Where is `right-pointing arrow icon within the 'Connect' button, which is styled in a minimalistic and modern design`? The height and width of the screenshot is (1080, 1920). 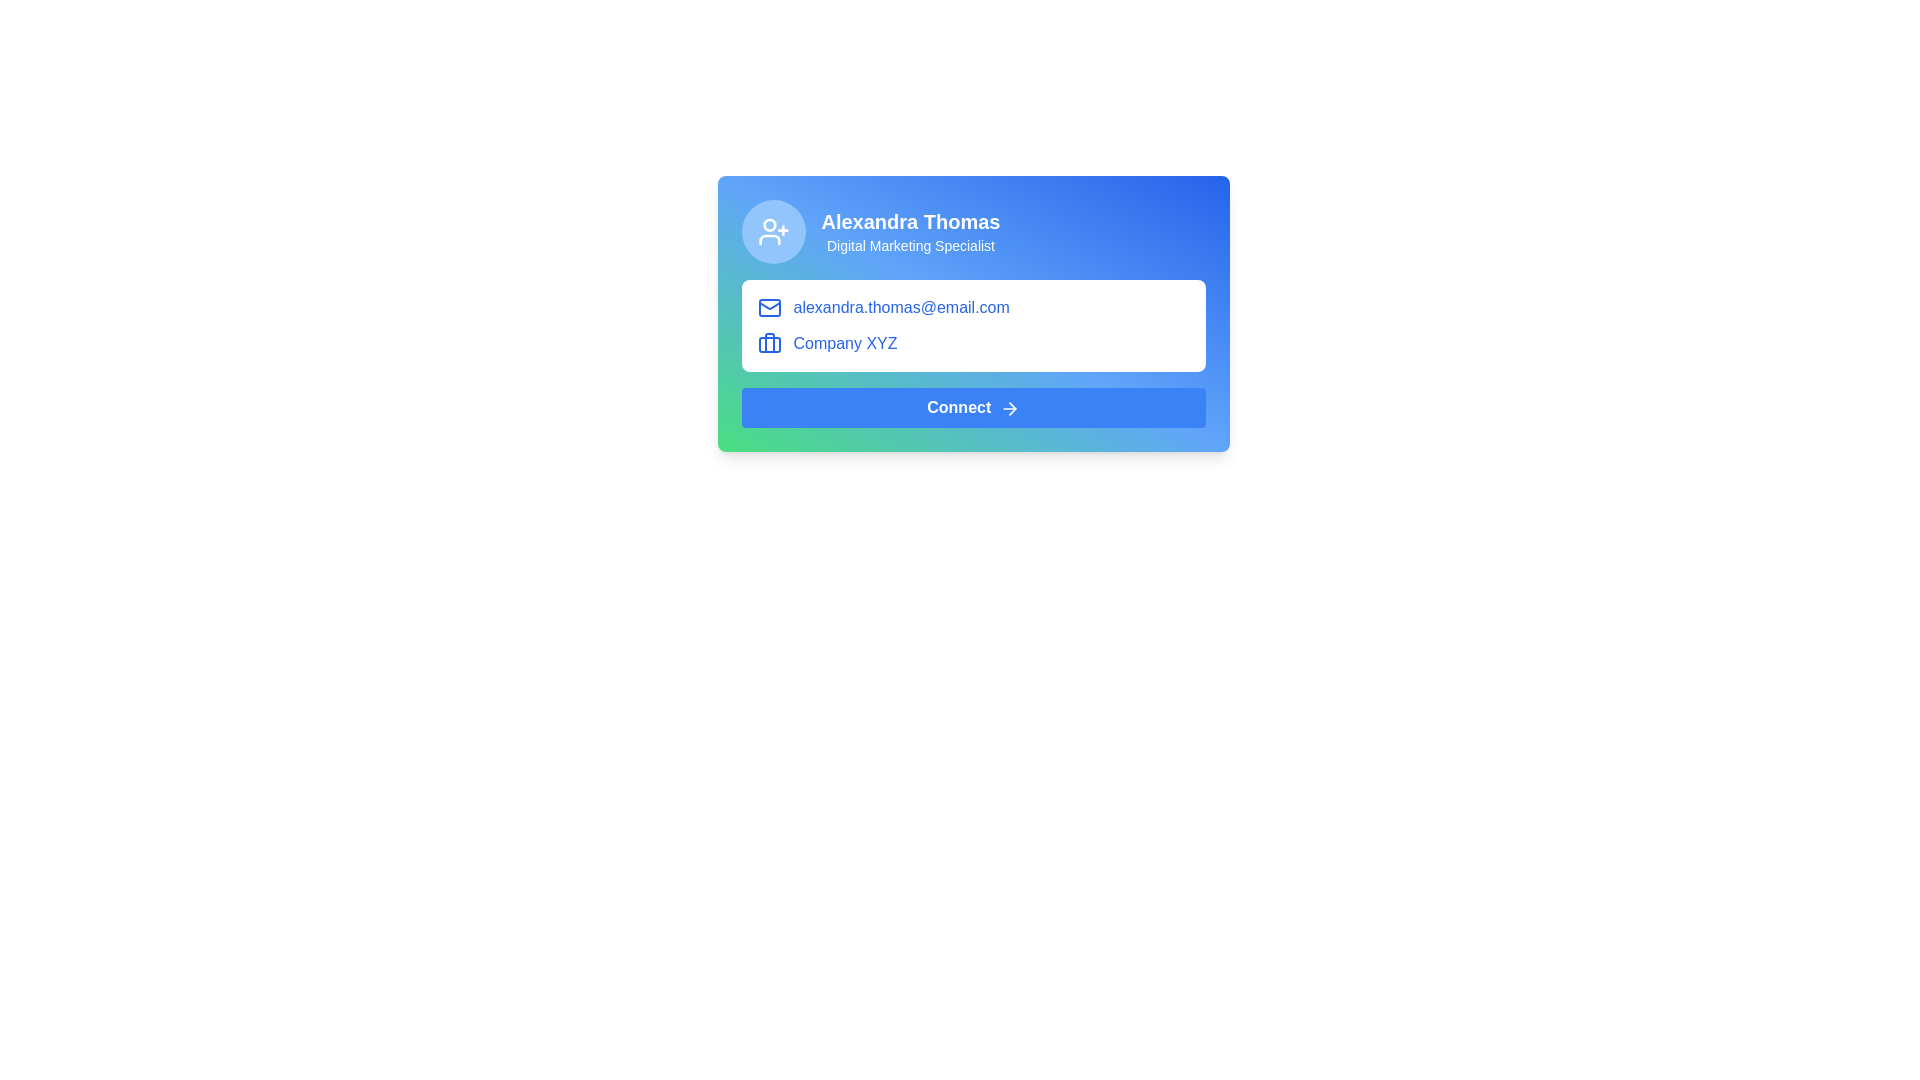
right-pointing arrow icon within the 'Connect' button, which is styled in a minimalistic and modern design is located at coordinates (1012, 407).